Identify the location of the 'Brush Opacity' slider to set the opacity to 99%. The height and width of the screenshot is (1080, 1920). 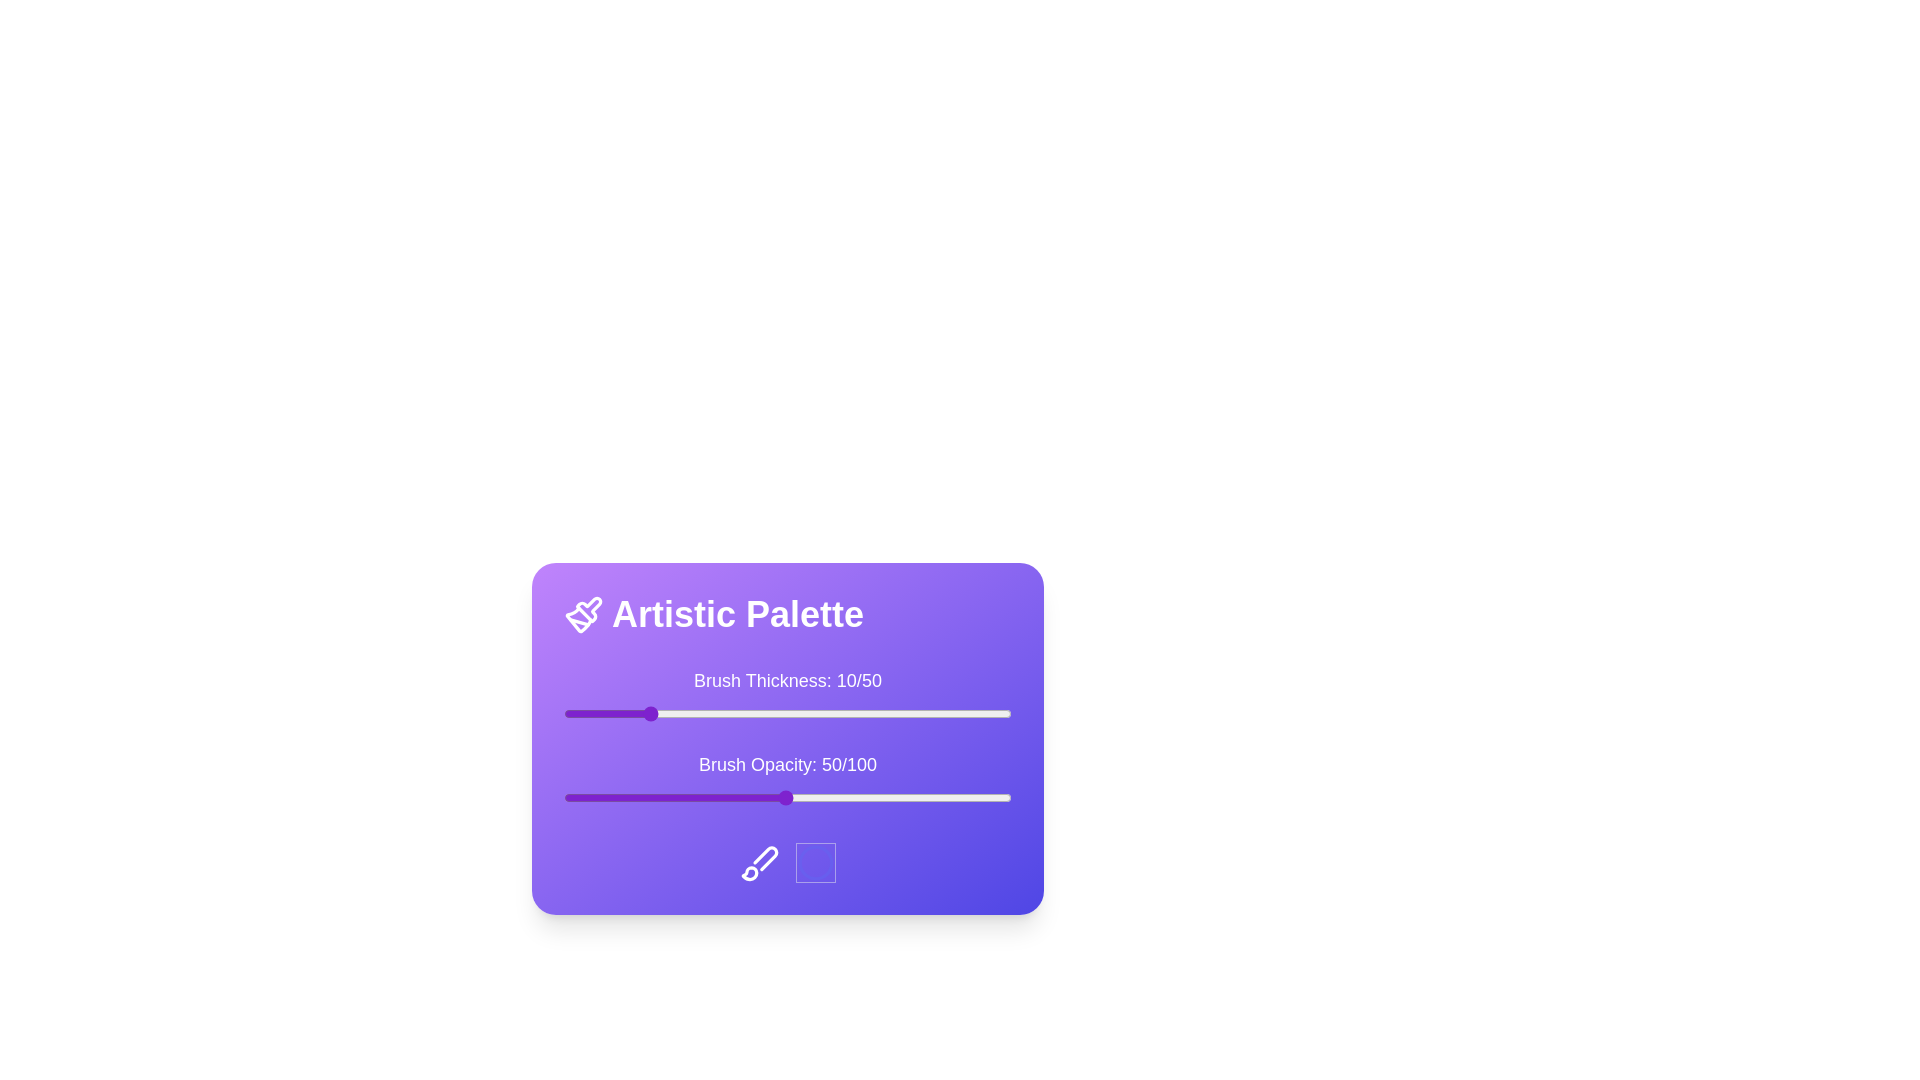
(1007, 797).